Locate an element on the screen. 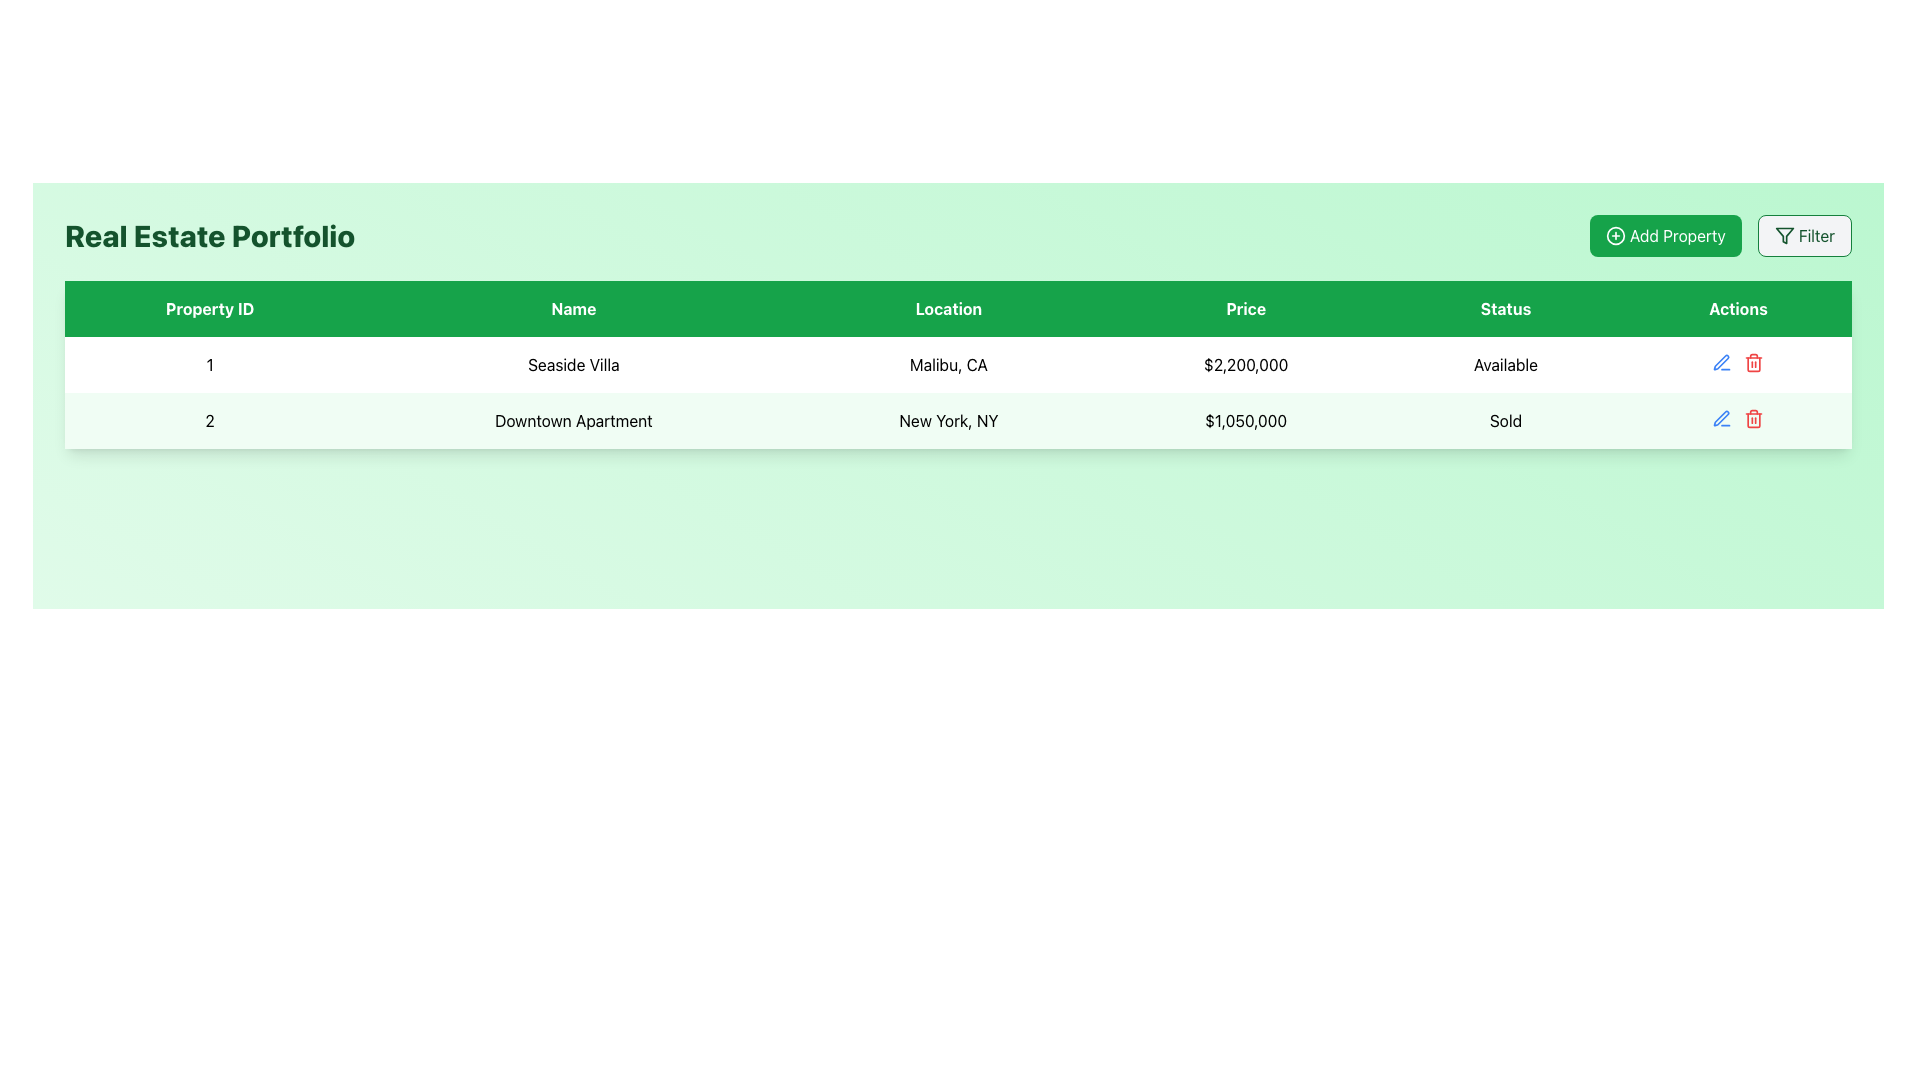 Image resolution: width=1920 pixels, height=1080 pixels. the Static Text Label displaying 'Sold' located in the second row under the 'Status' column of the table is located at coordinates (1505, 419).